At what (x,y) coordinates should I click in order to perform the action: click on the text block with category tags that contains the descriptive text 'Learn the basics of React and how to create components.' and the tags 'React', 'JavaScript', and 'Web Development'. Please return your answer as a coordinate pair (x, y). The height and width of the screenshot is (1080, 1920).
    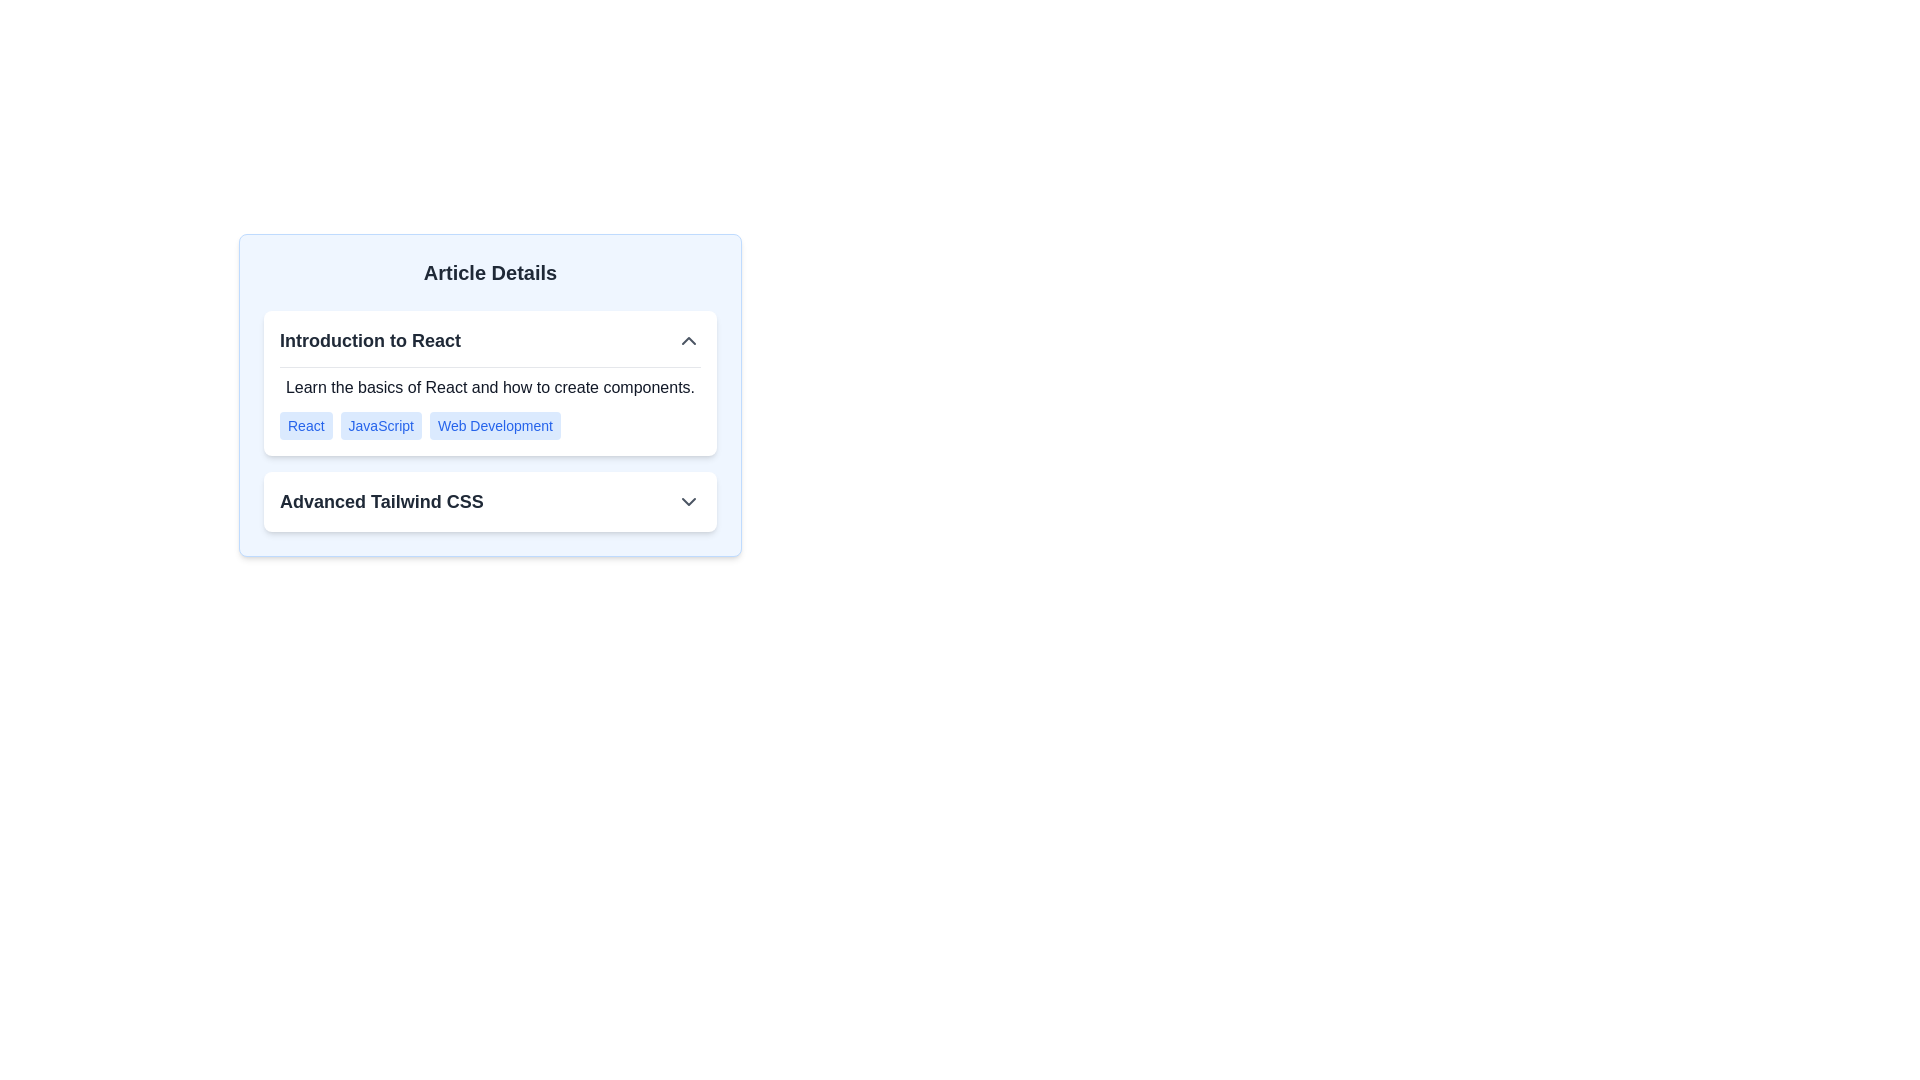
    Looking at the image, I should click on (490, 403).